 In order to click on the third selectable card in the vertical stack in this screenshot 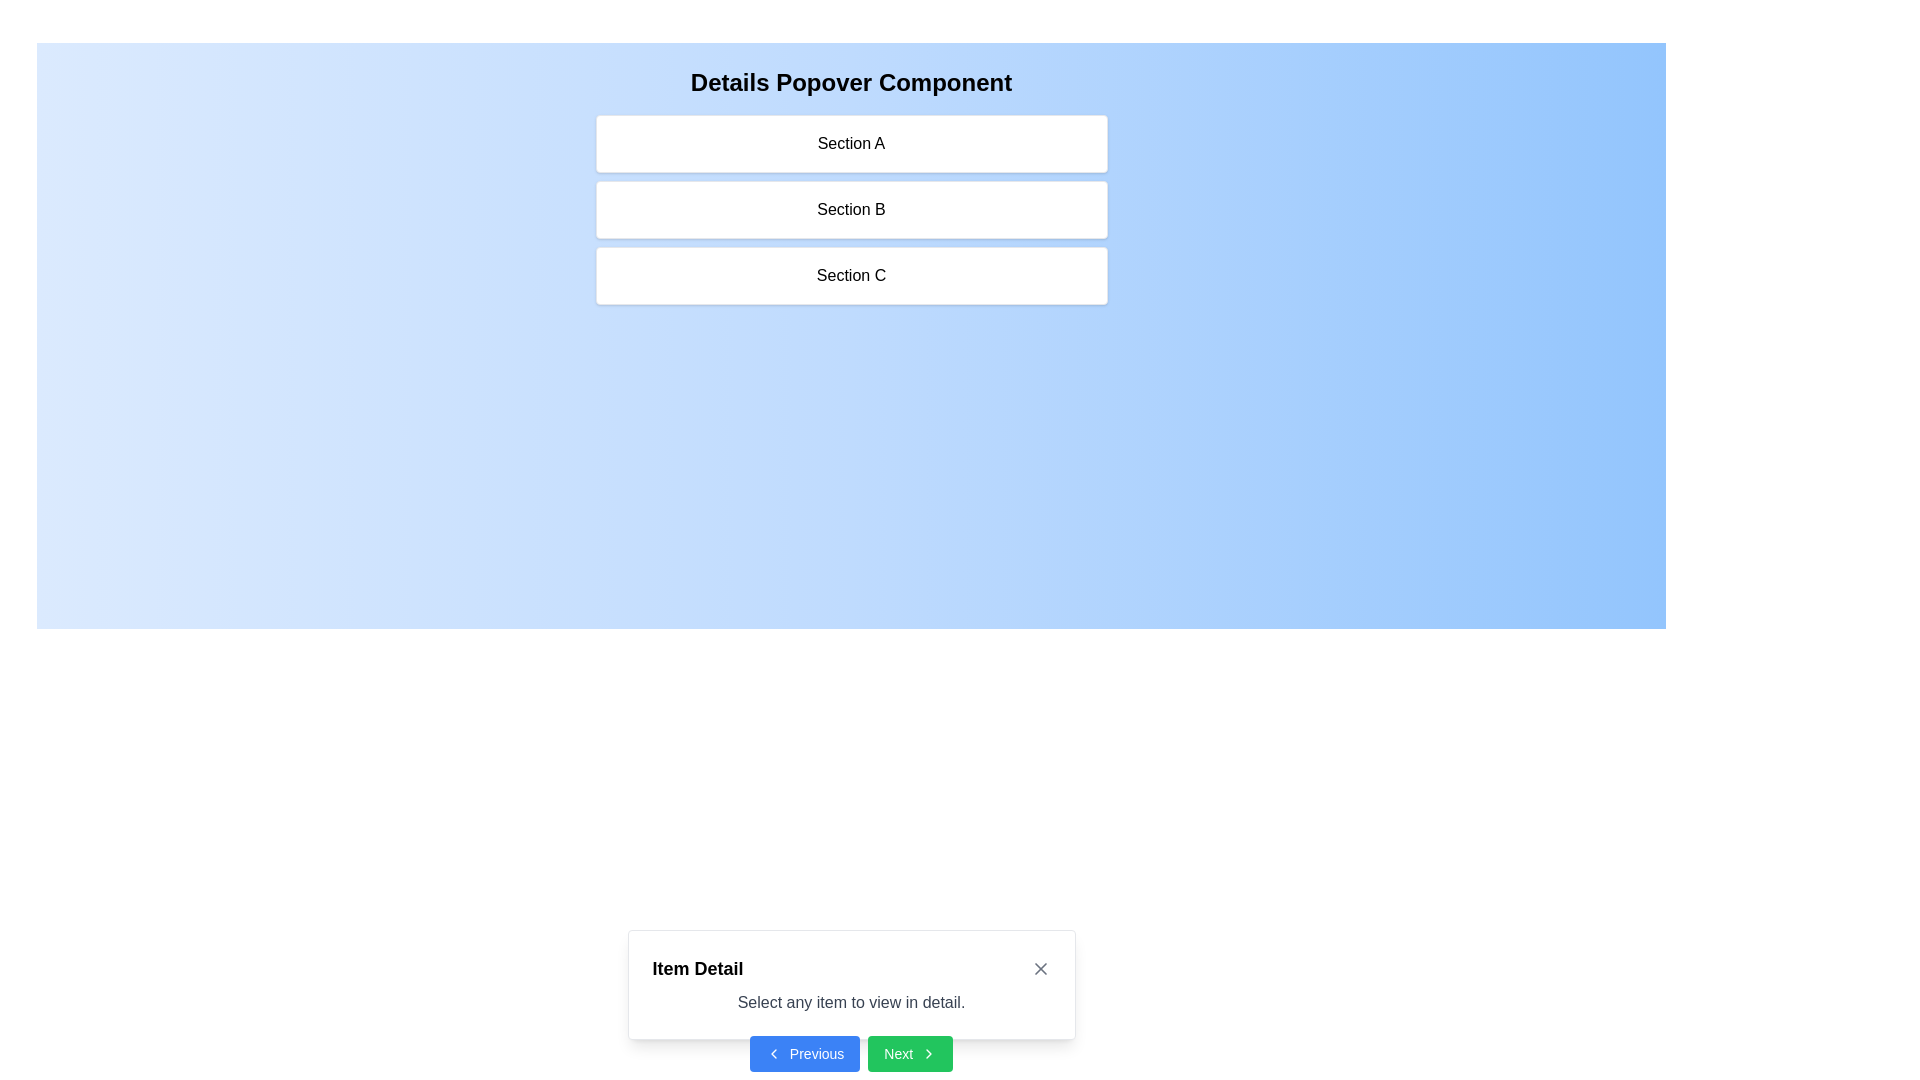, I will do `click(851, 276)`.